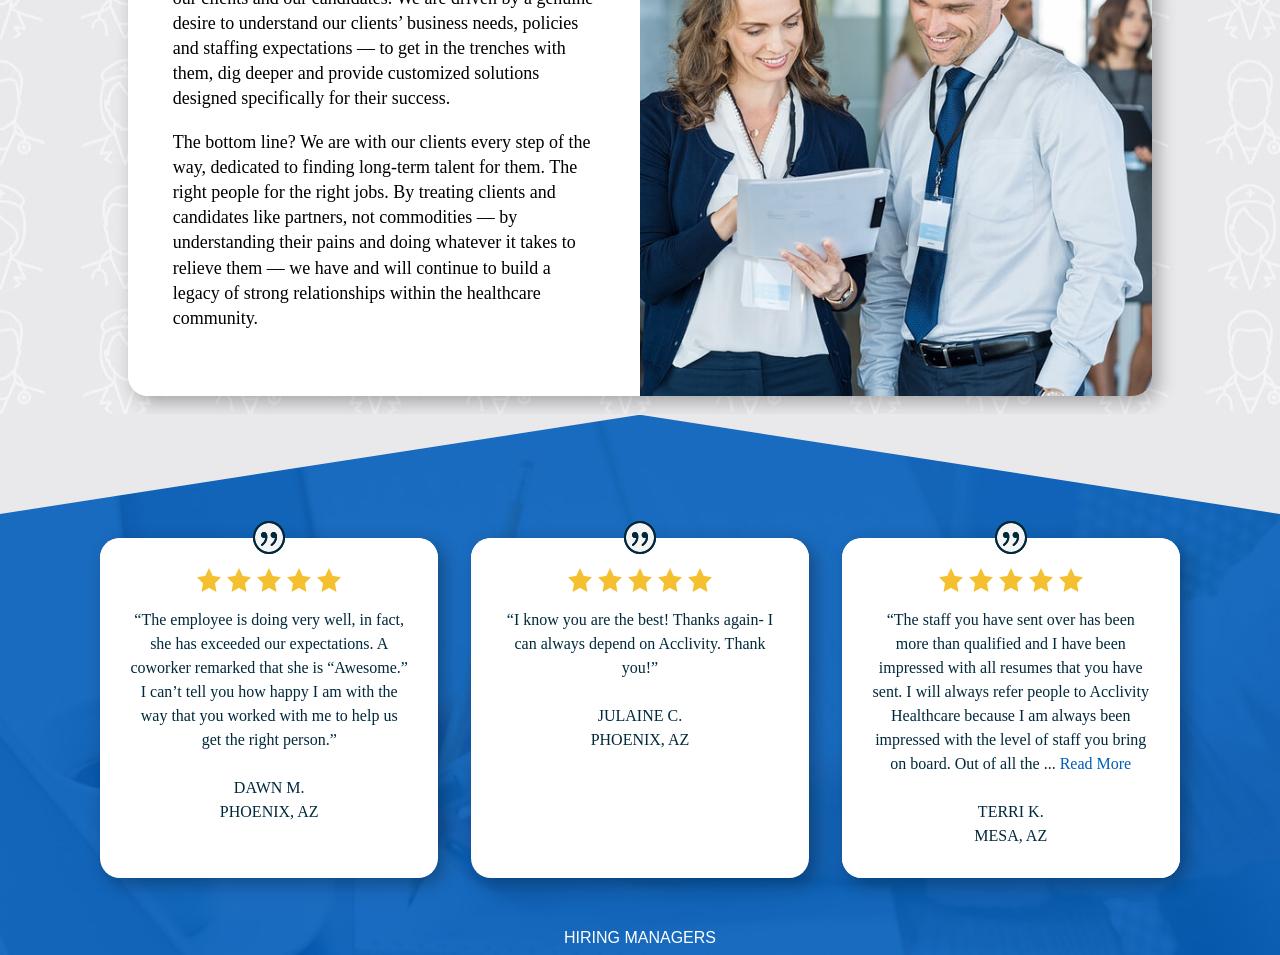  I want to click on 'The bottom line? We are with our clients every step of the way, dedicated to finding long-term talent for them. The right people for the right jobs. By treating clients and candidates like partners, not commodities — by understanding their pains and doing whatever it takes to relieve them — we have and will continue to build a legacy of strong relationships within the healthcare community.', so click(381, 229).